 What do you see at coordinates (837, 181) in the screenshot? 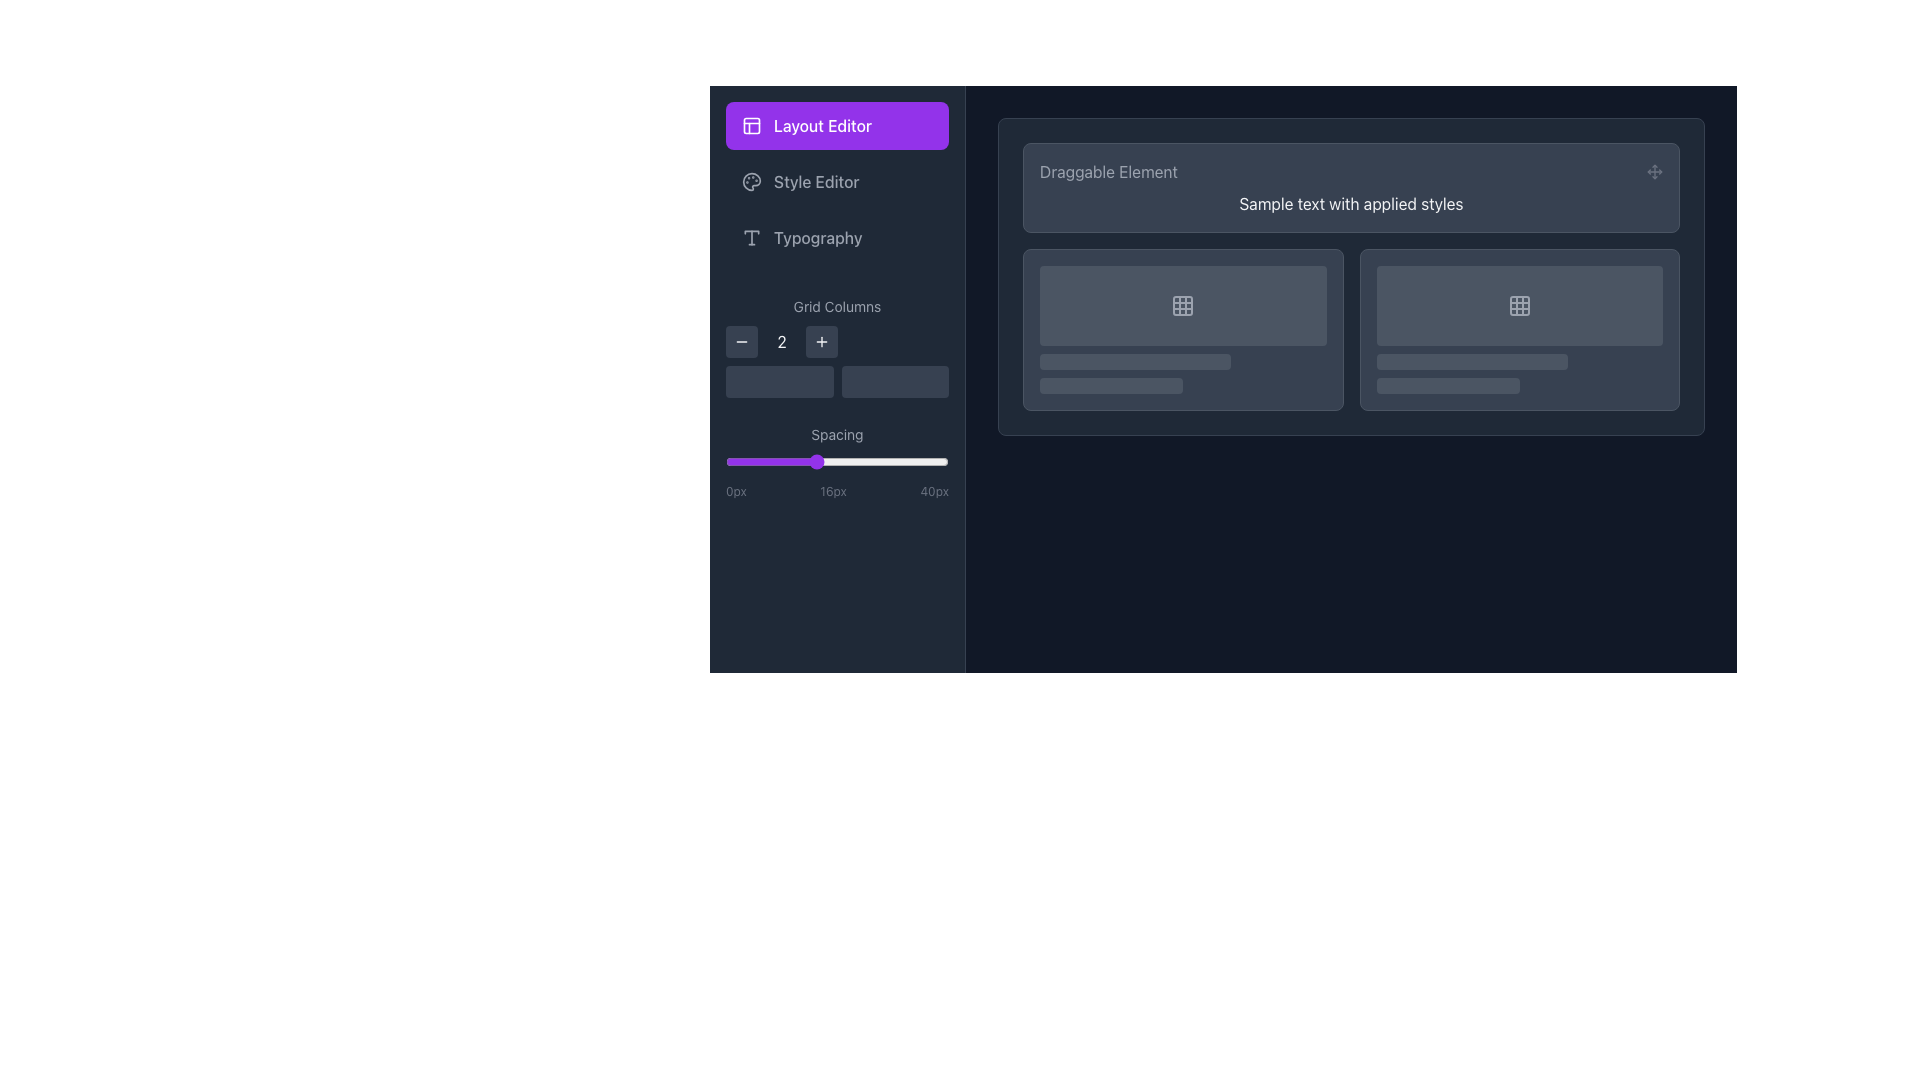
I see `the 'Style Editor' button located in the left sidebar, which is the second button in a vertical list of three buttons` at bounding box center [837, 181].